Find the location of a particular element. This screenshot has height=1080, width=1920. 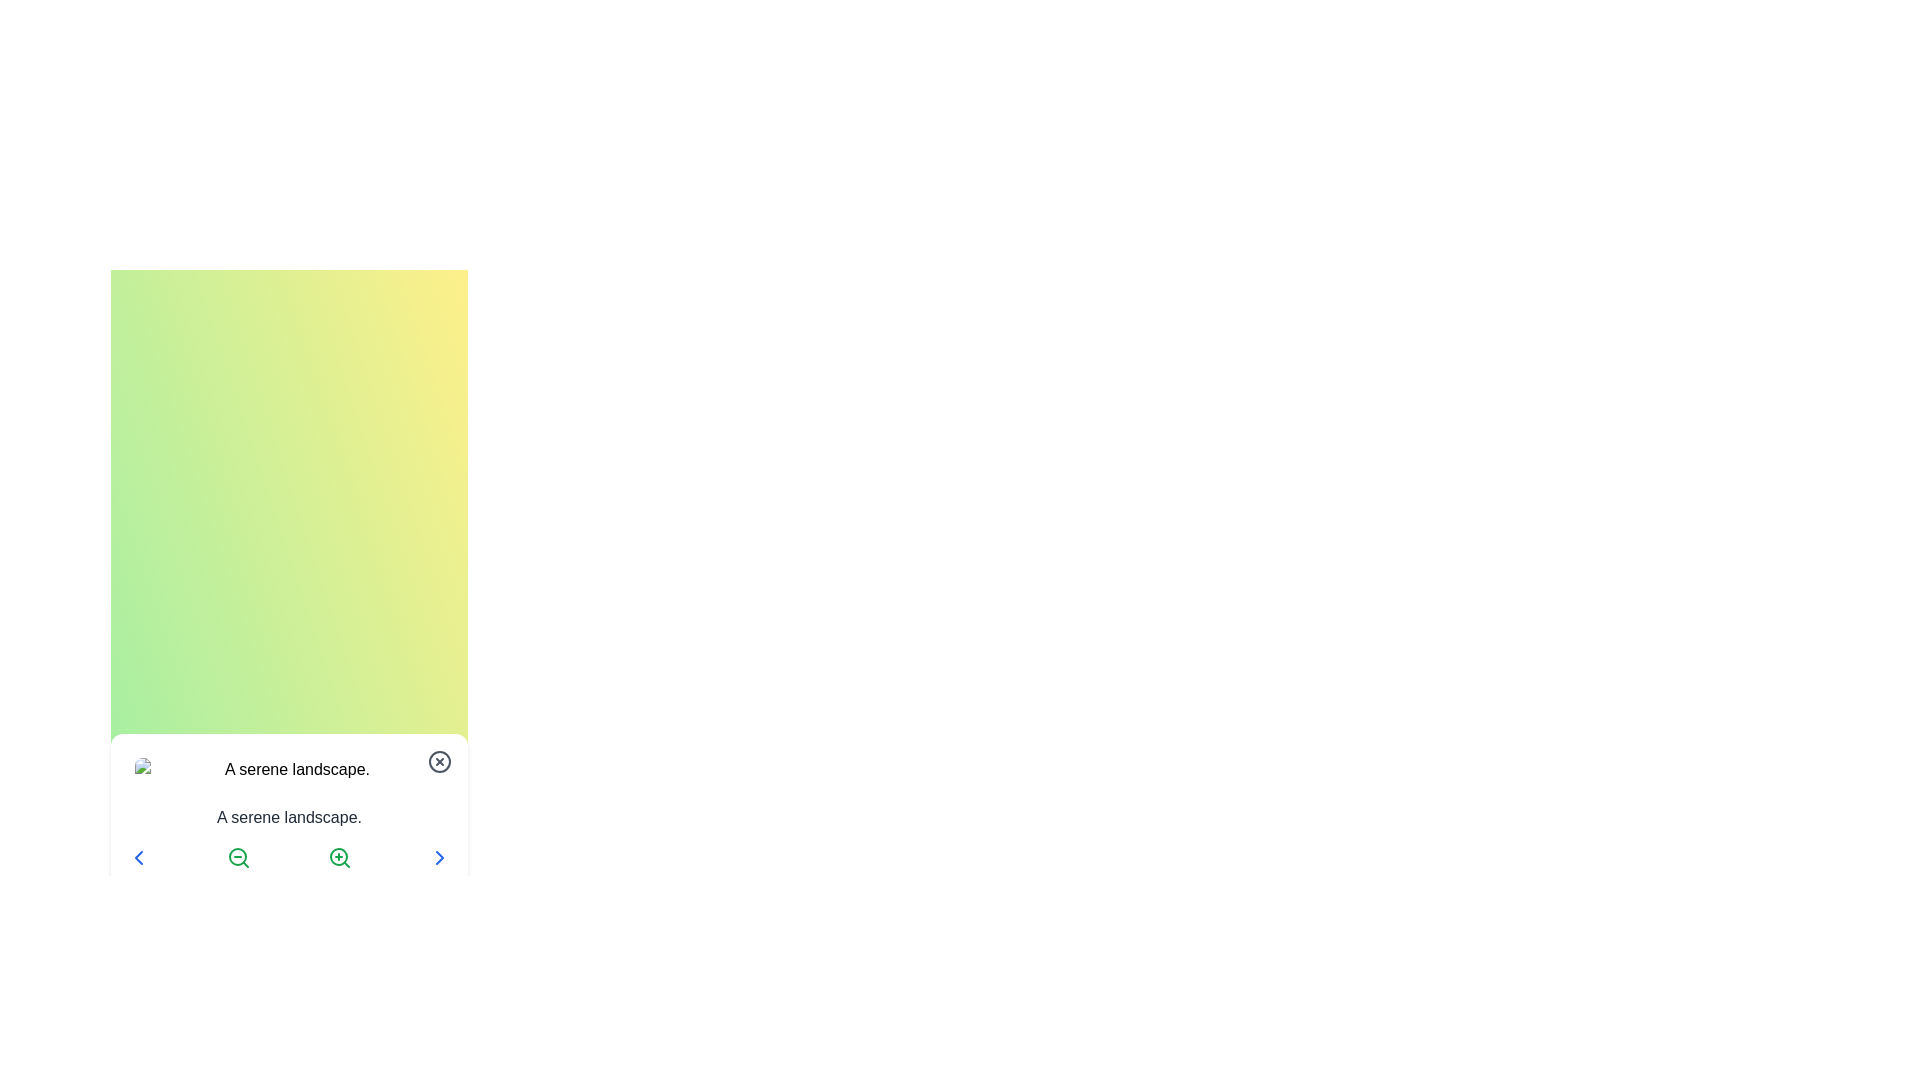

the zoom out button located in the bottom control panel, which is the second icon from the left is located at coordinates (239, 856).